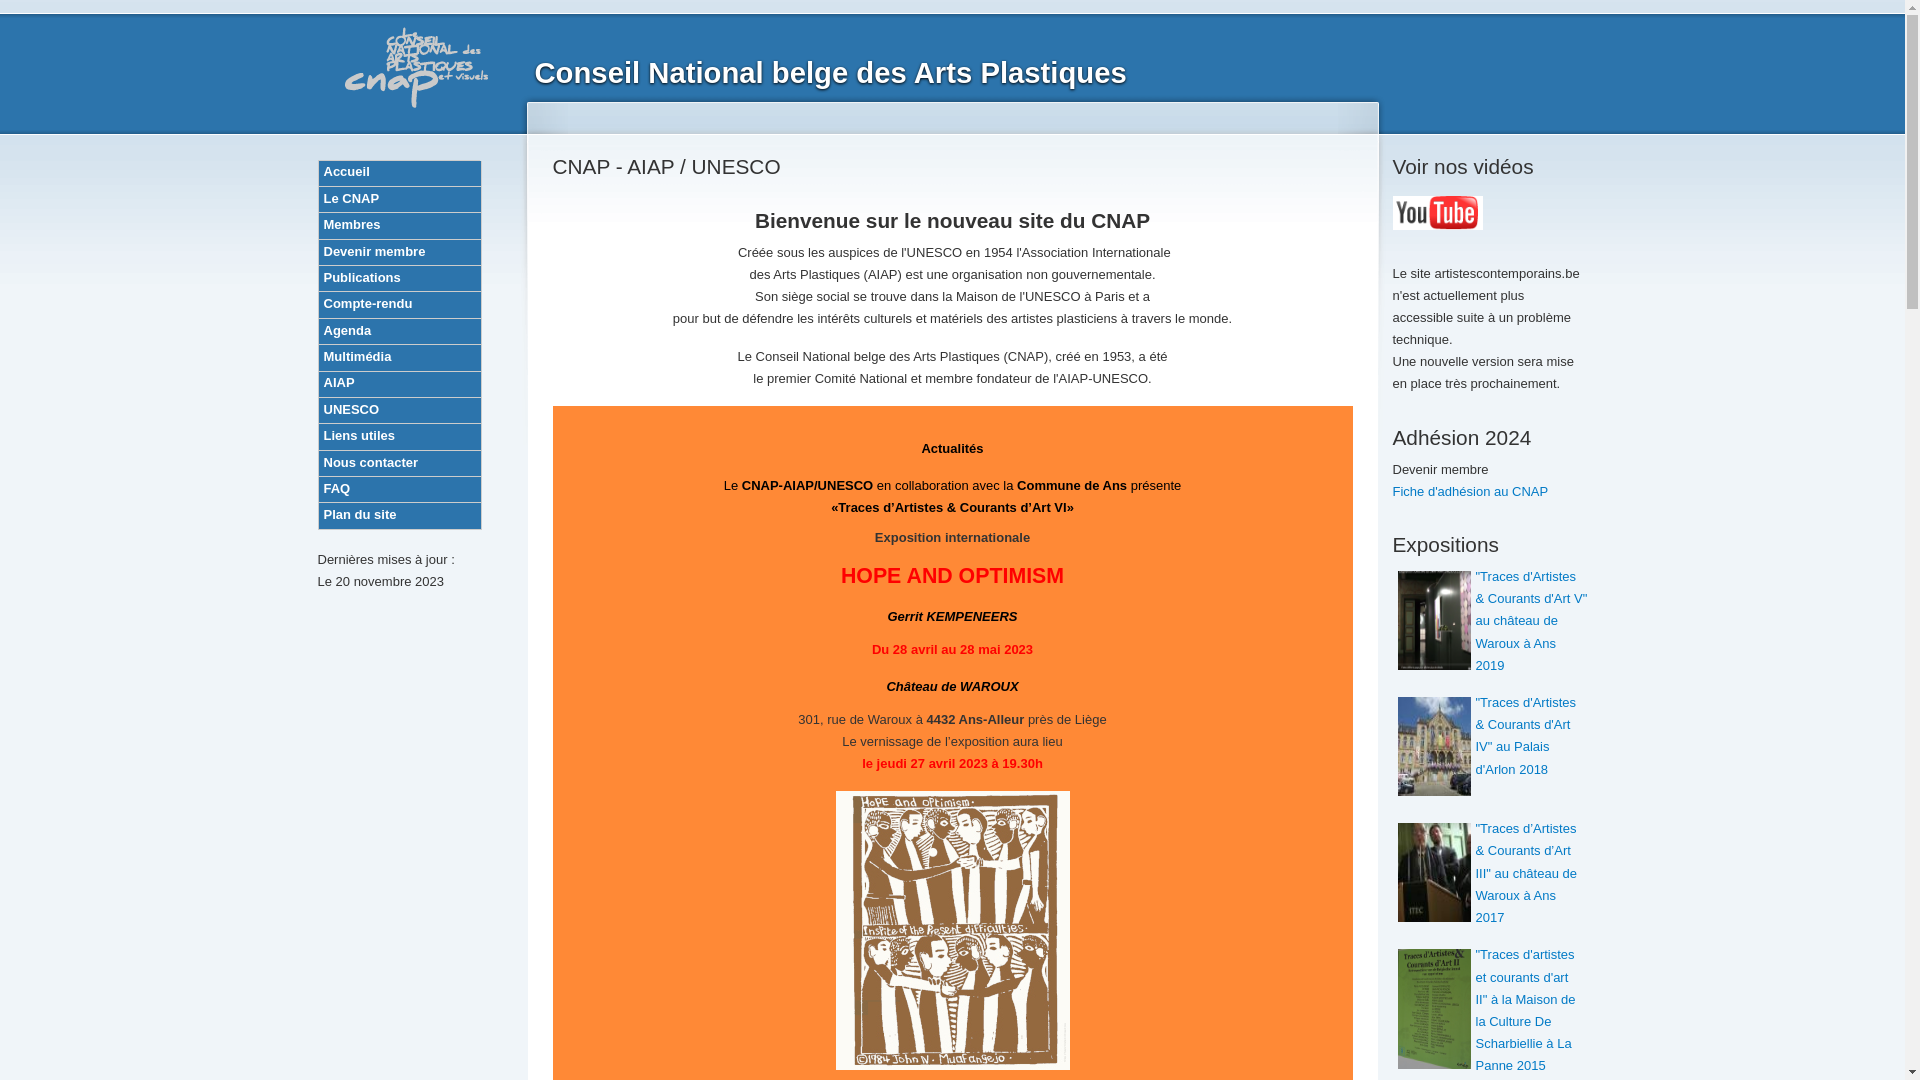  Describe the element at coordinates (399, 408) in the screenshot. I see `'UNESCO'` at that location.